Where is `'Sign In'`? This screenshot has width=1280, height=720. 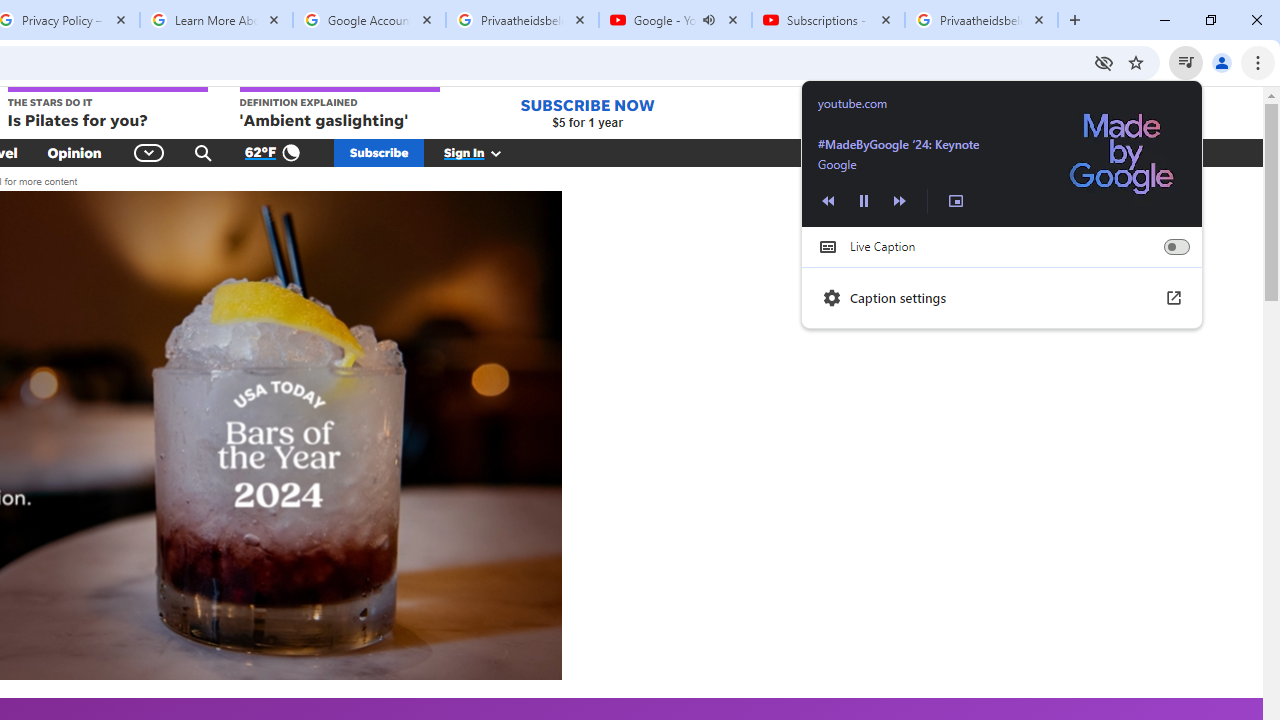
'Sign In' is located at coordinates (483, 152).